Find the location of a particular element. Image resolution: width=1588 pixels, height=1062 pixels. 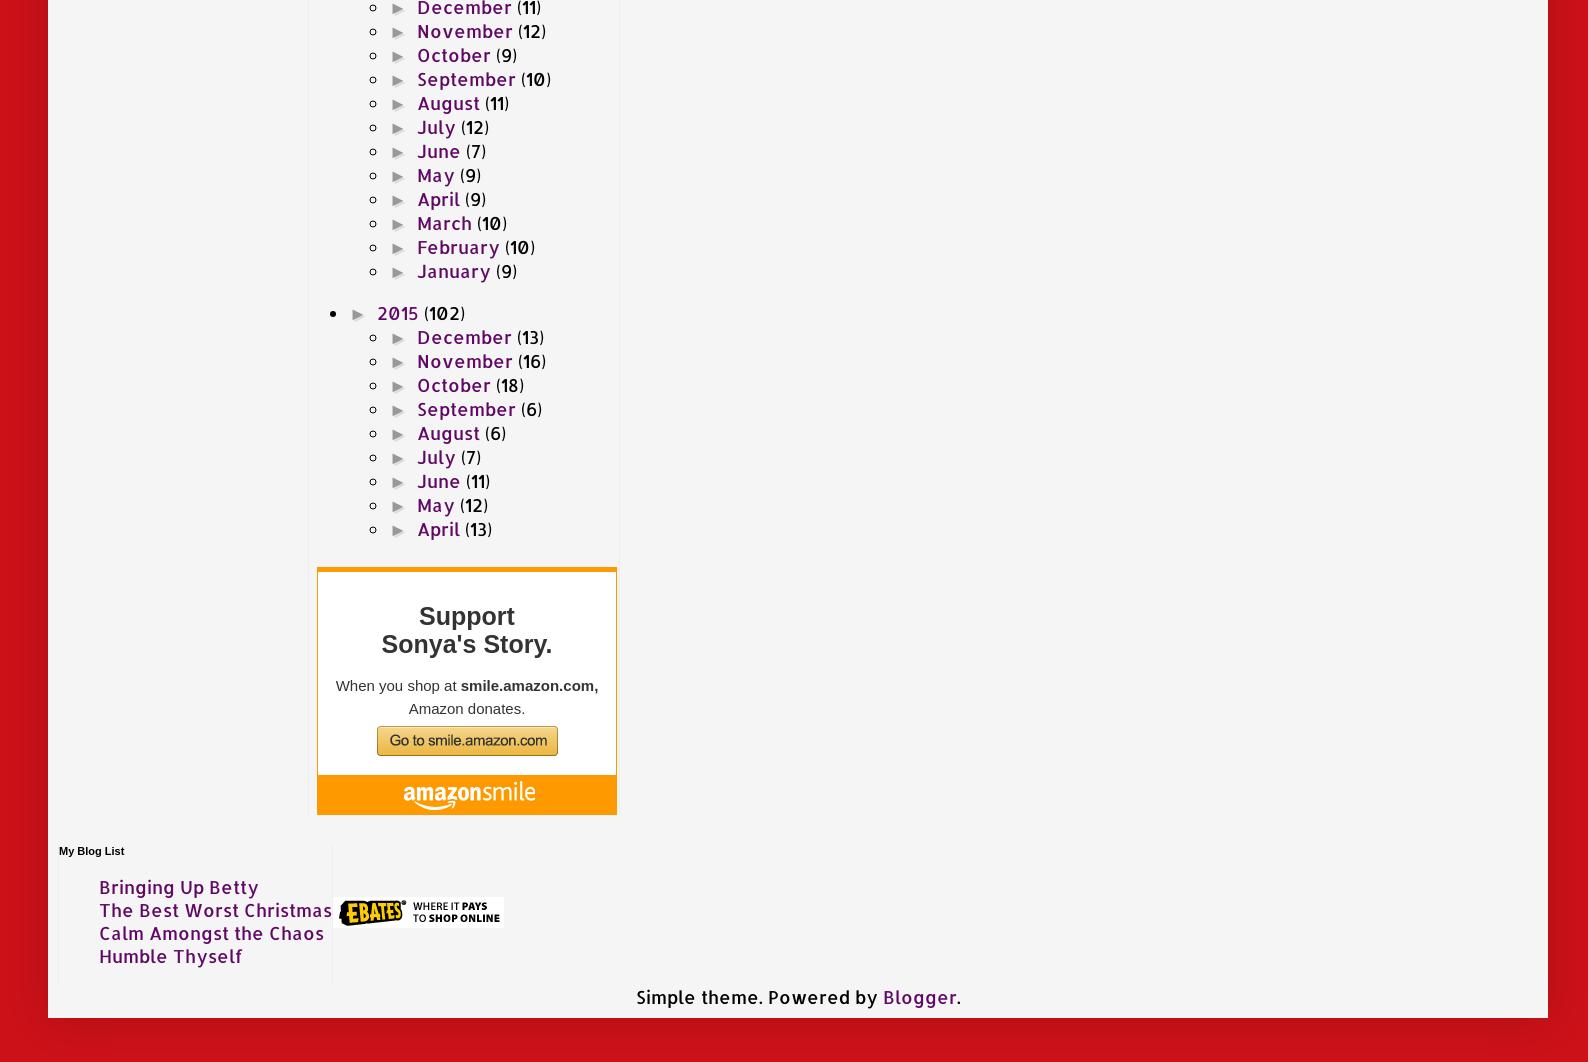

'Humble Thyself' is located at coordinates (98, 953).